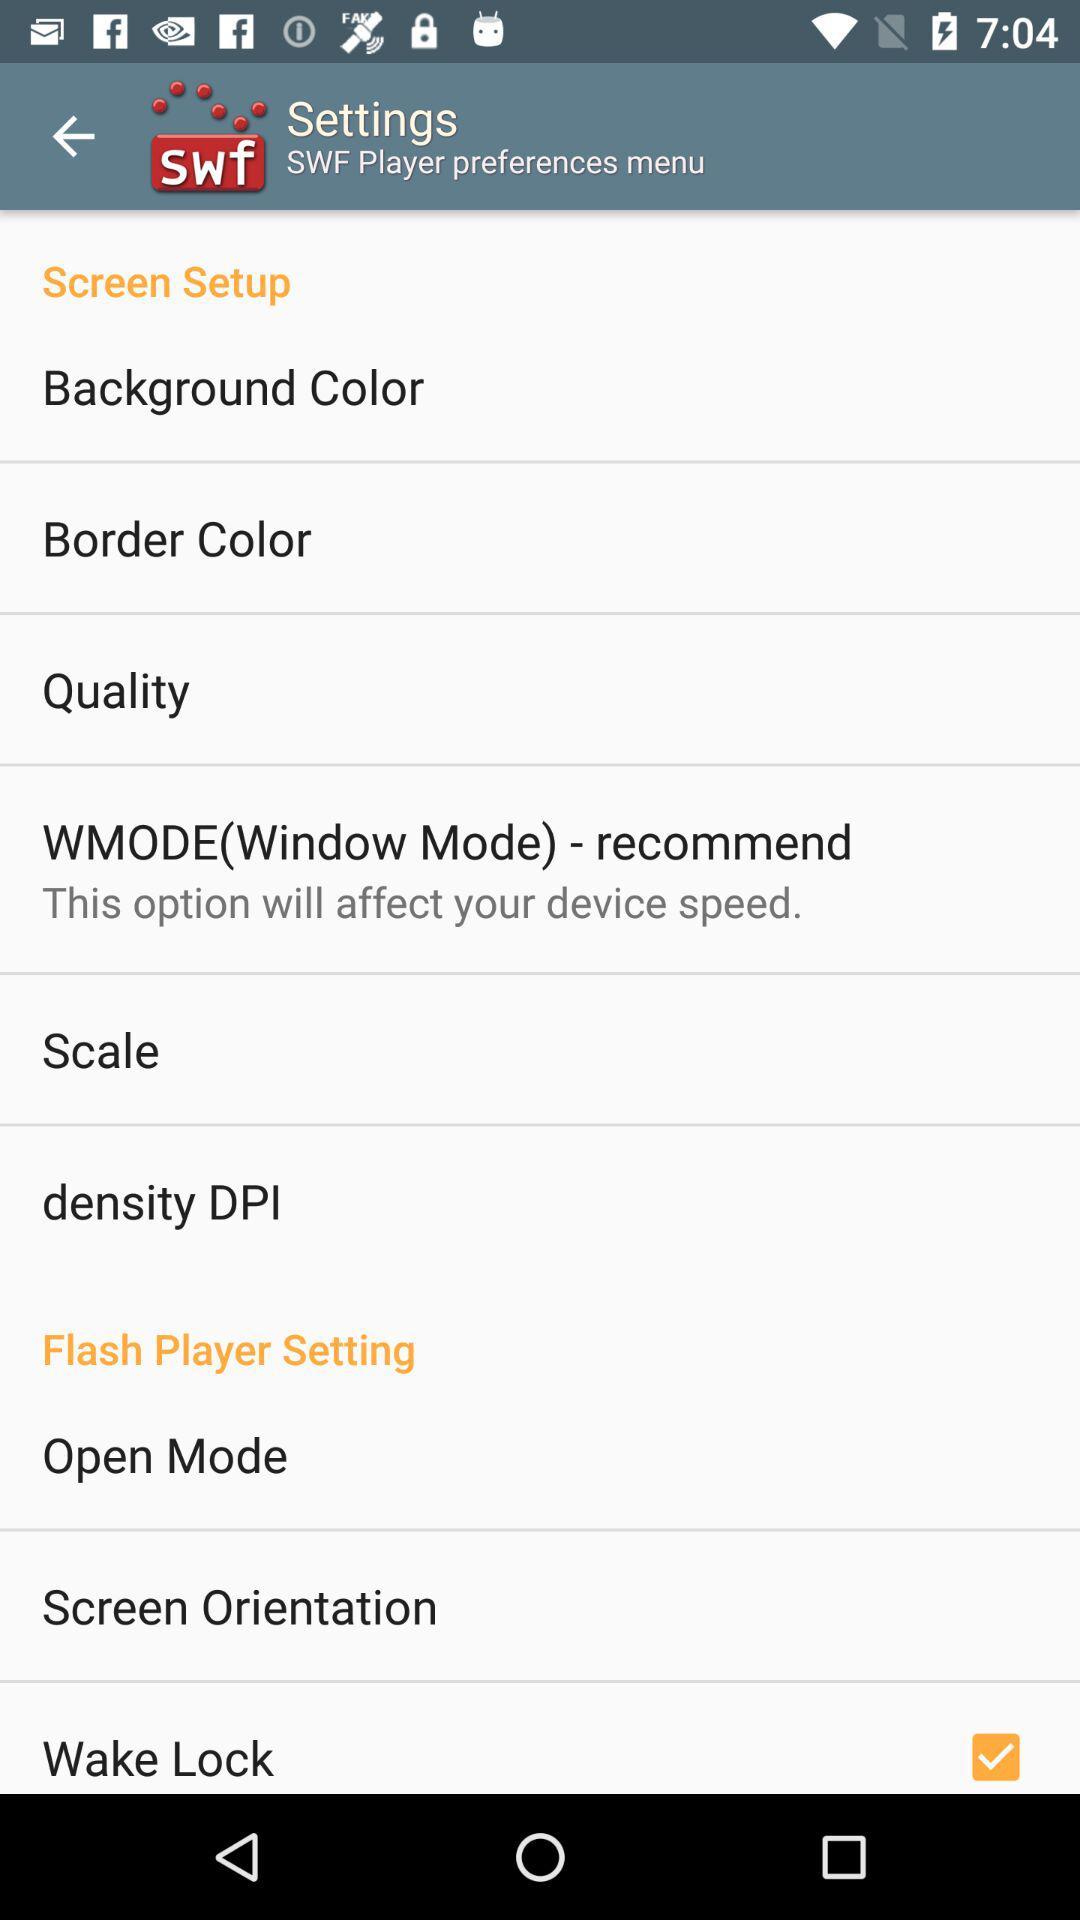  What do you see at coordinates (72, 135) in the screenshot?
I see `item above screen setup icon` at bounding box center [72, 135].